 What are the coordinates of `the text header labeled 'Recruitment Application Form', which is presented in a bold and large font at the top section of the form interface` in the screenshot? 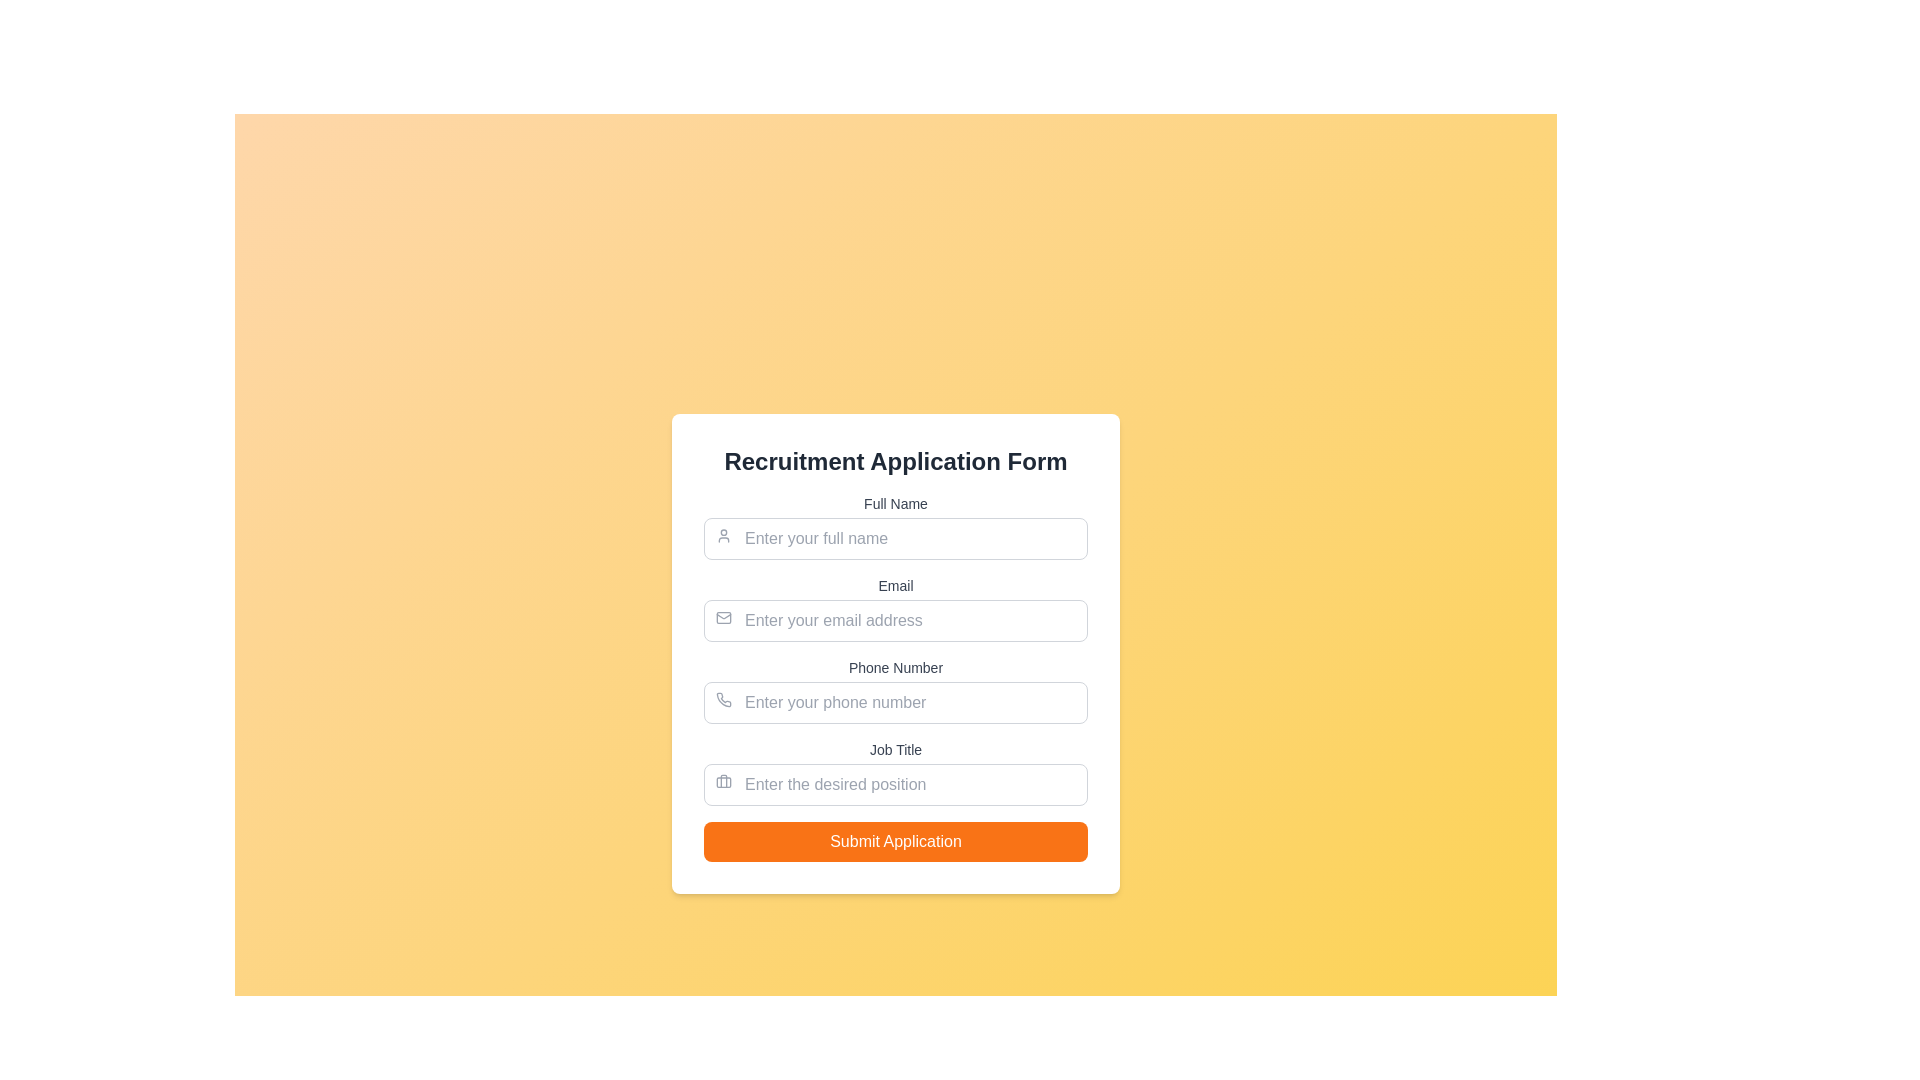 It's located at (895, 462).